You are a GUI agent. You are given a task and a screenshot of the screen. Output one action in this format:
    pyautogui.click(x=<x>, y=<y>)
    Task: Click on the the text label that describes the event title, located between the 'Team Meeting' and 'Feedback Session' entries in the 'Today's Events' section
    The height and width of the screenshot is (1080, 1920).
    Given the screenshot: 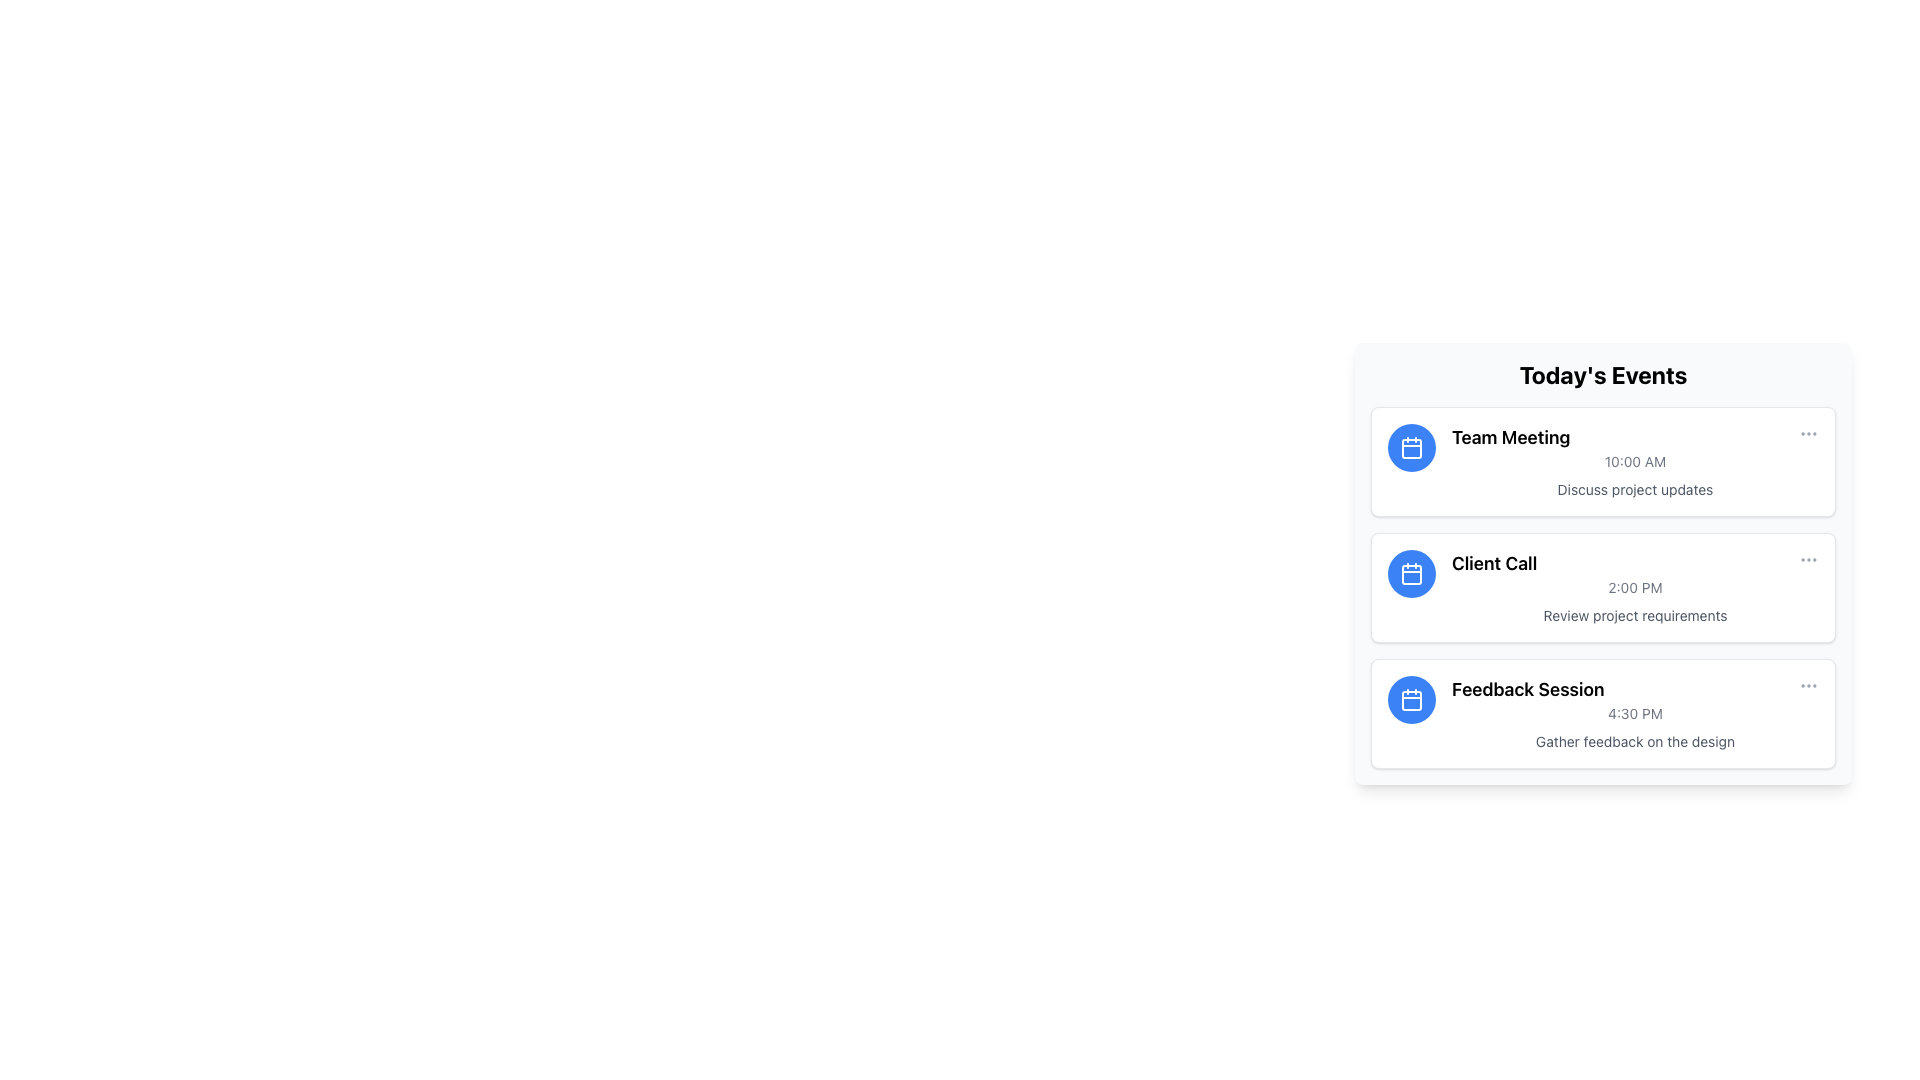 What is the action you would take?
    pyautogui.click(x=1494, y=563)
    